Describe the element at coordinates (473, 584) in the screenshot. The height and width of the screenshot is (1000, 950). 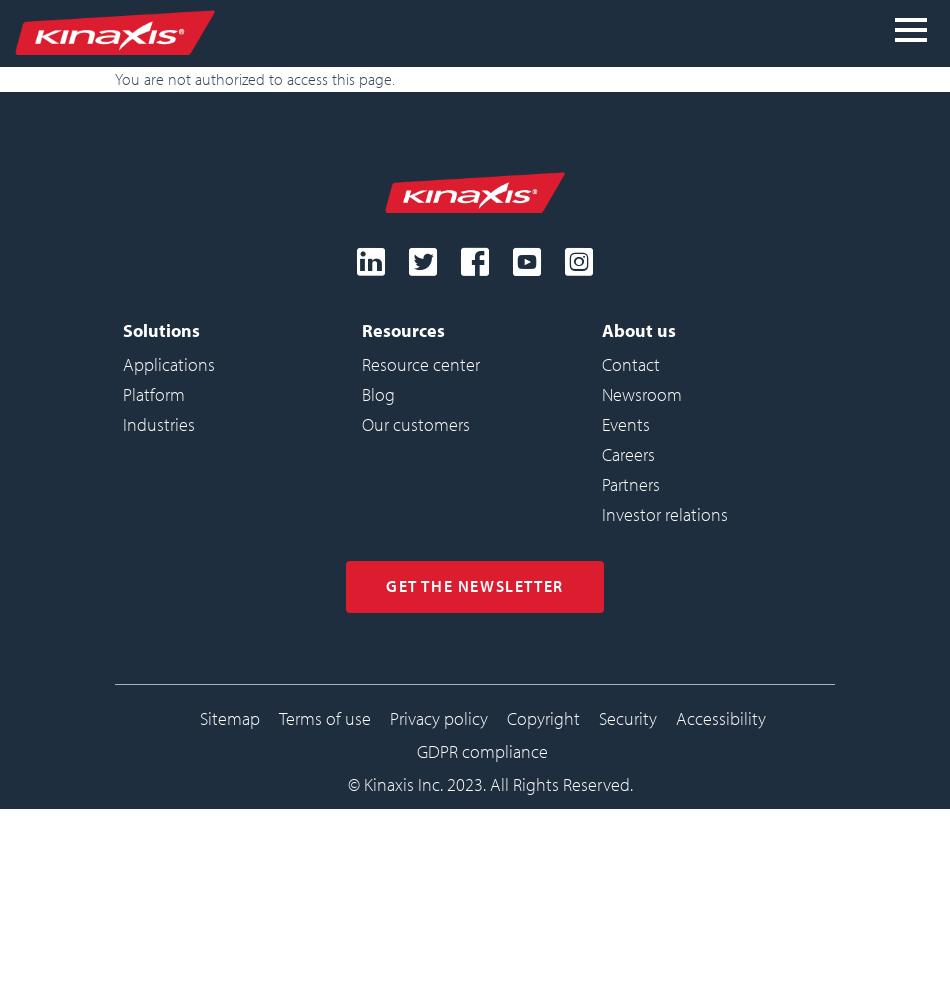
I see `'Get the Newsletter'` at that location.